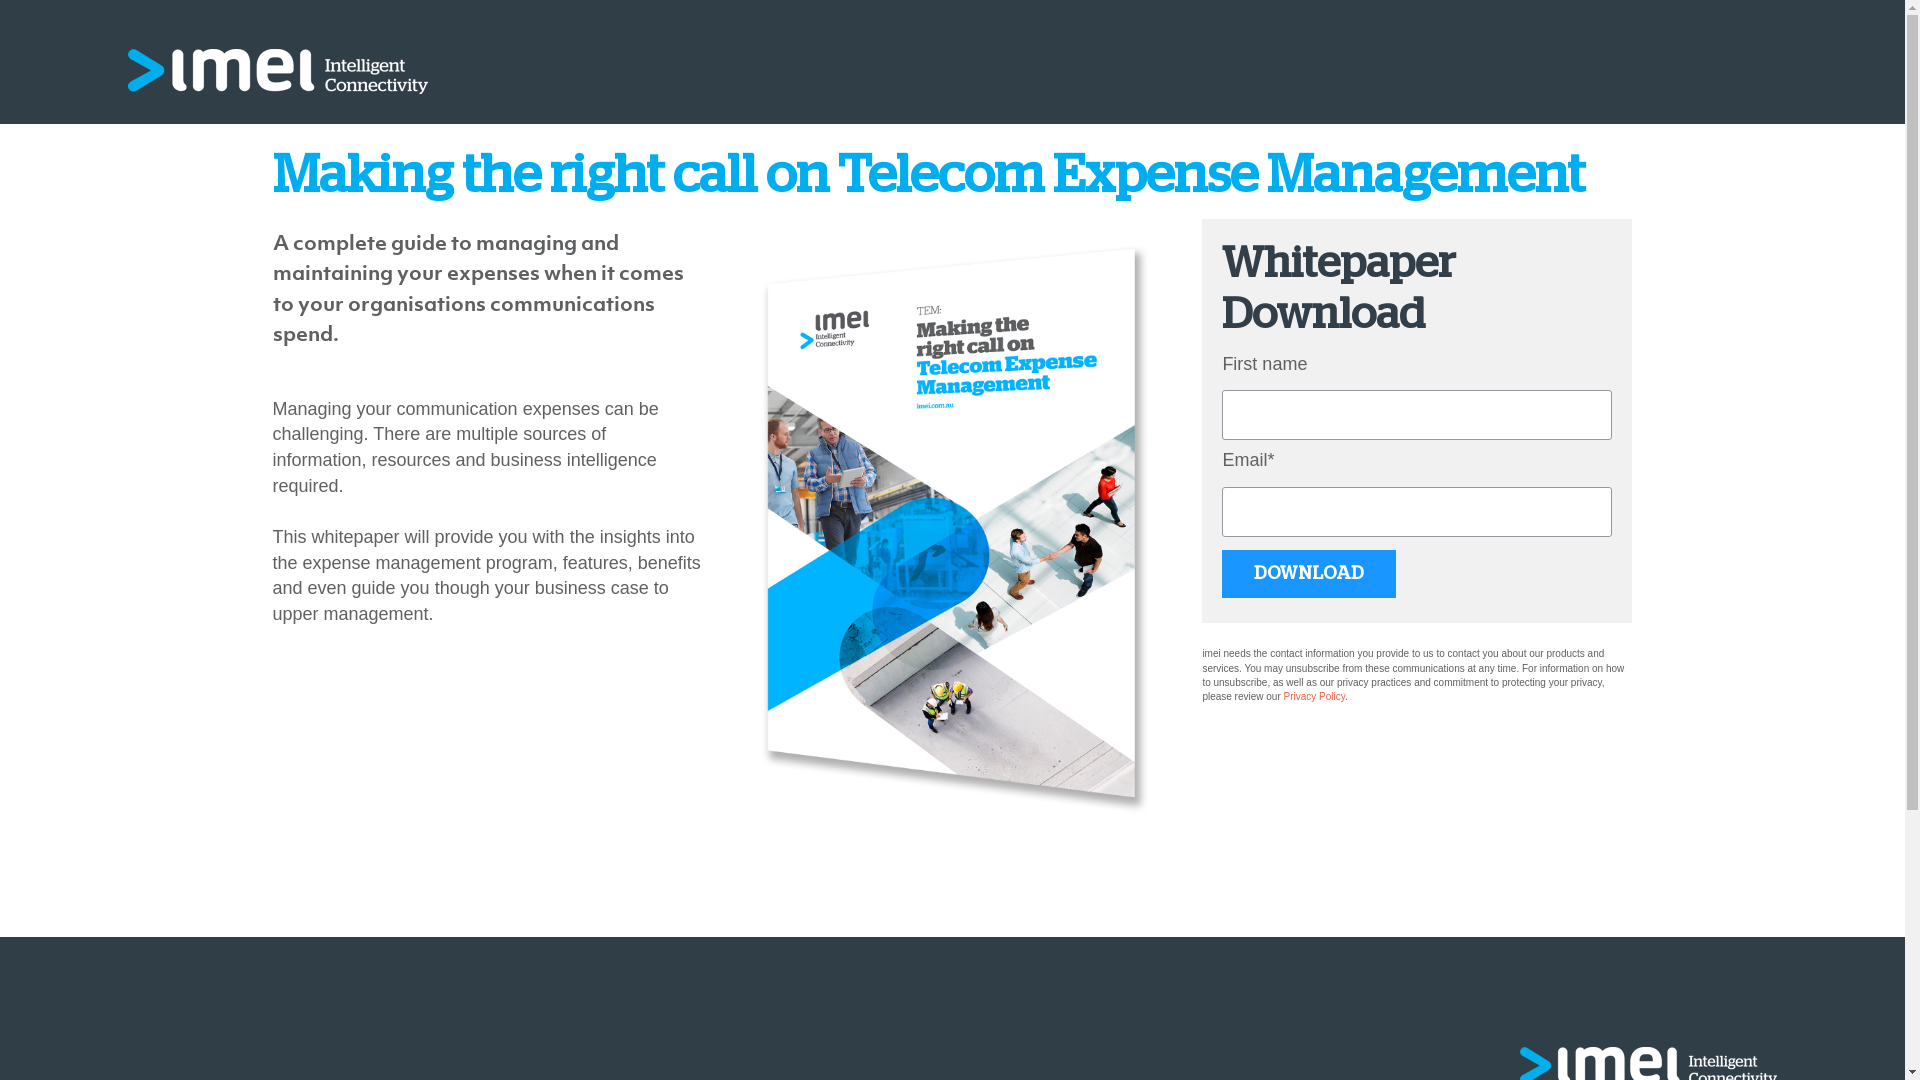 The width and height of the screenshot is (1920, 1080). Describe the element at coordinates (1315, 695) in the screenshot. I see `'Privacy Policy'` at that location.